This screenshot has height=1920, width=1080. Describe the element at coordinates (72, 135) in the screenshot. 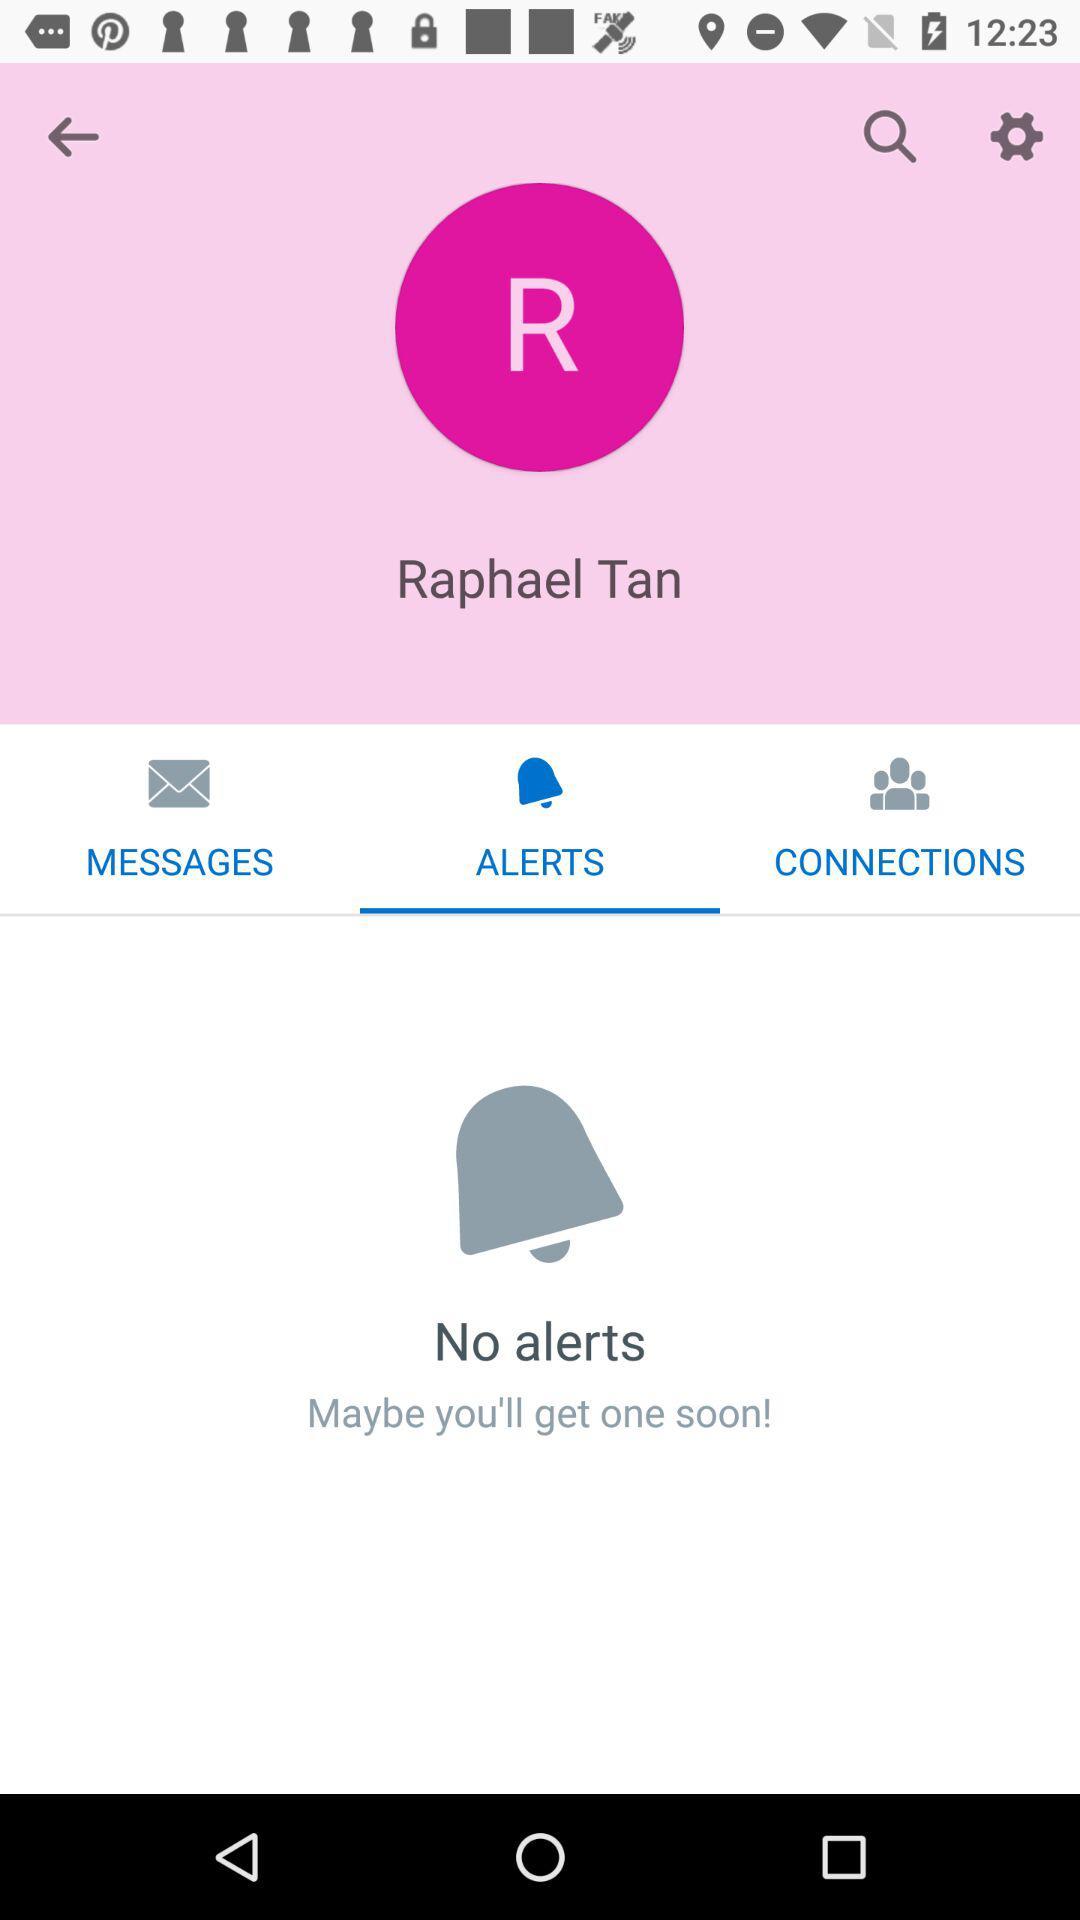

I see `item at the top left corner` at that location.